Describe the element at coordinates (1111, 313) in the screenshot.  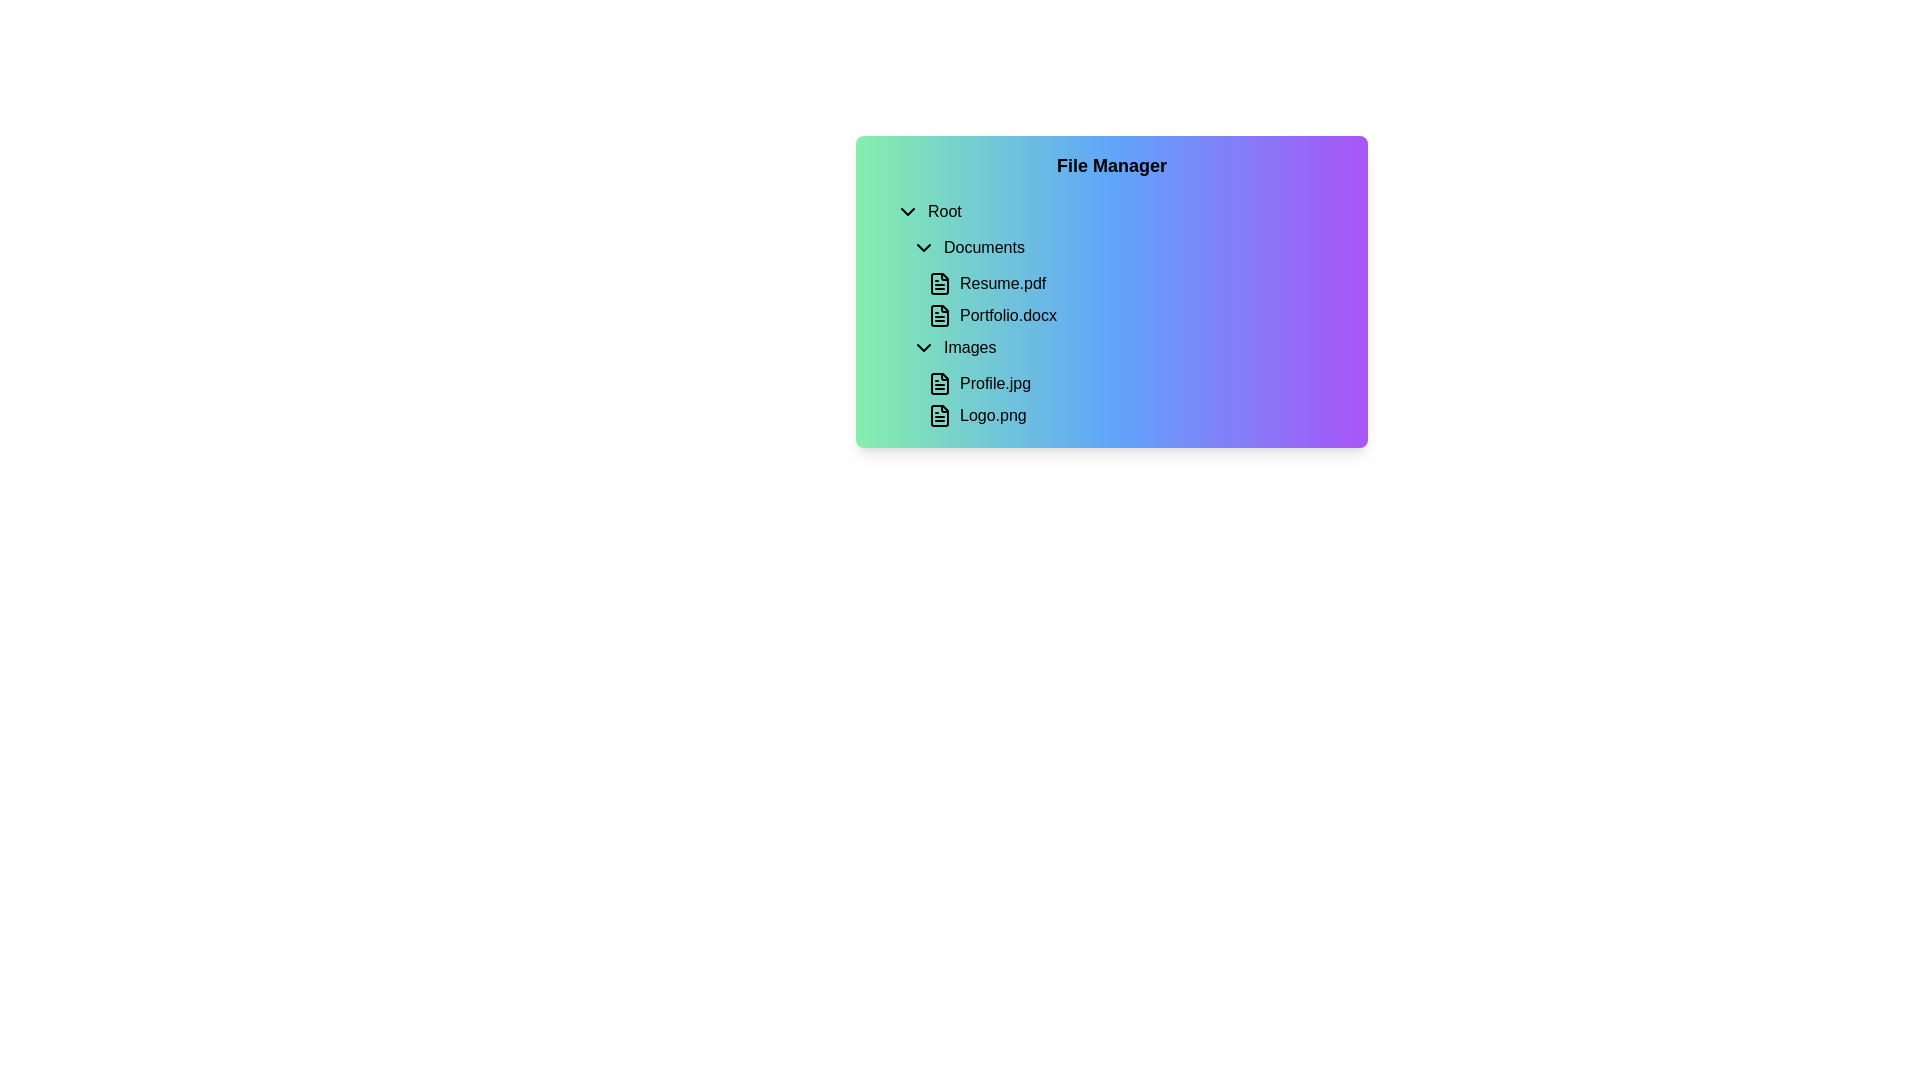
I see `individual file entries in the List of file items within the 'File Manager' card` at that location.